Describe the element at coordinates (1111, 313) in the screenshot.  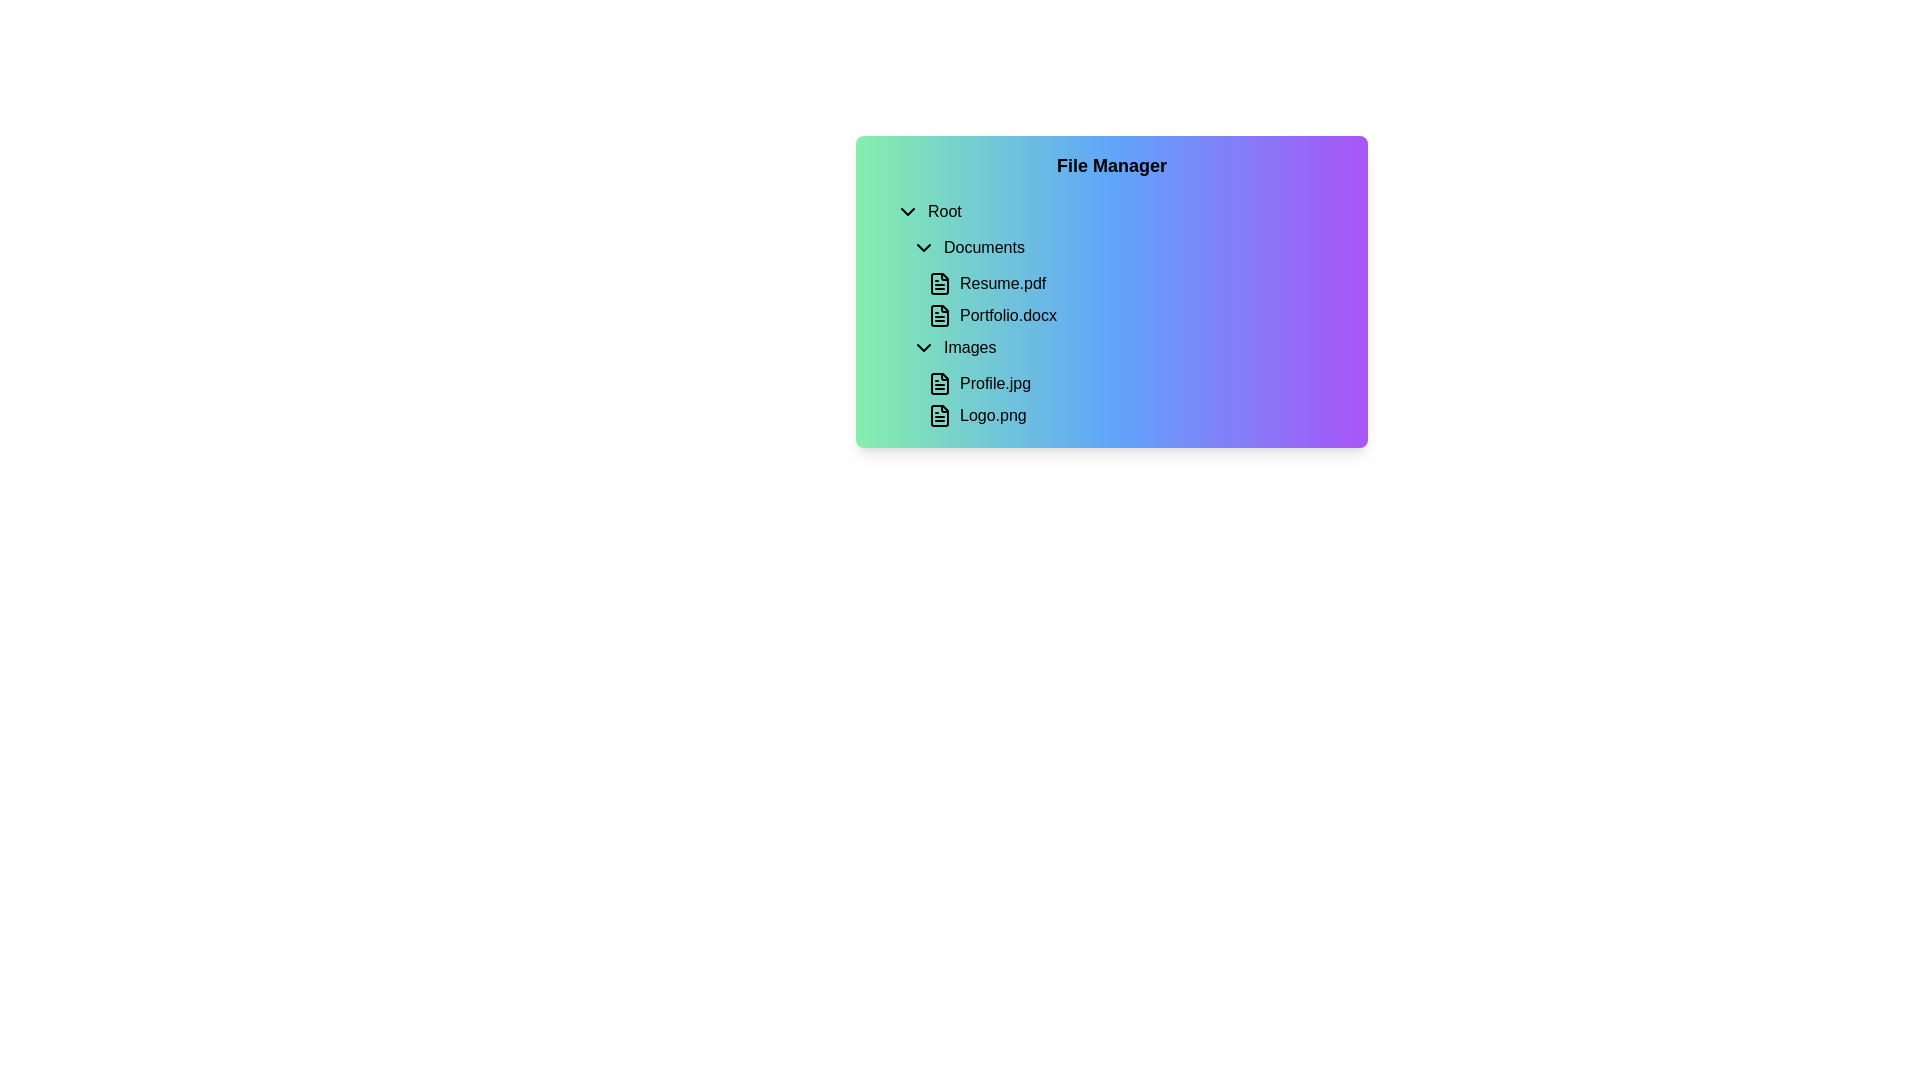
I see `individual file entries in the List of file items within the 'File Manager' card` at that location.